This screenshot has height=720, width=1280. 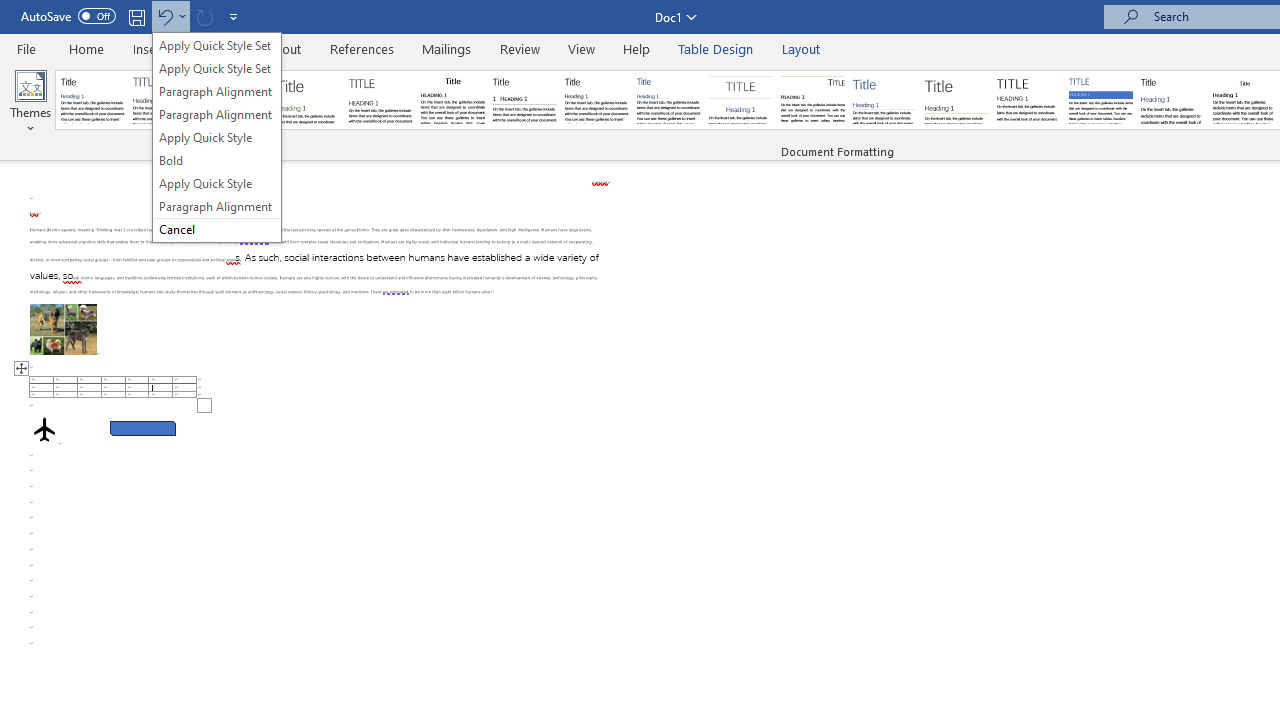 I want to click on 'Themes', so click(x=30, y=103).